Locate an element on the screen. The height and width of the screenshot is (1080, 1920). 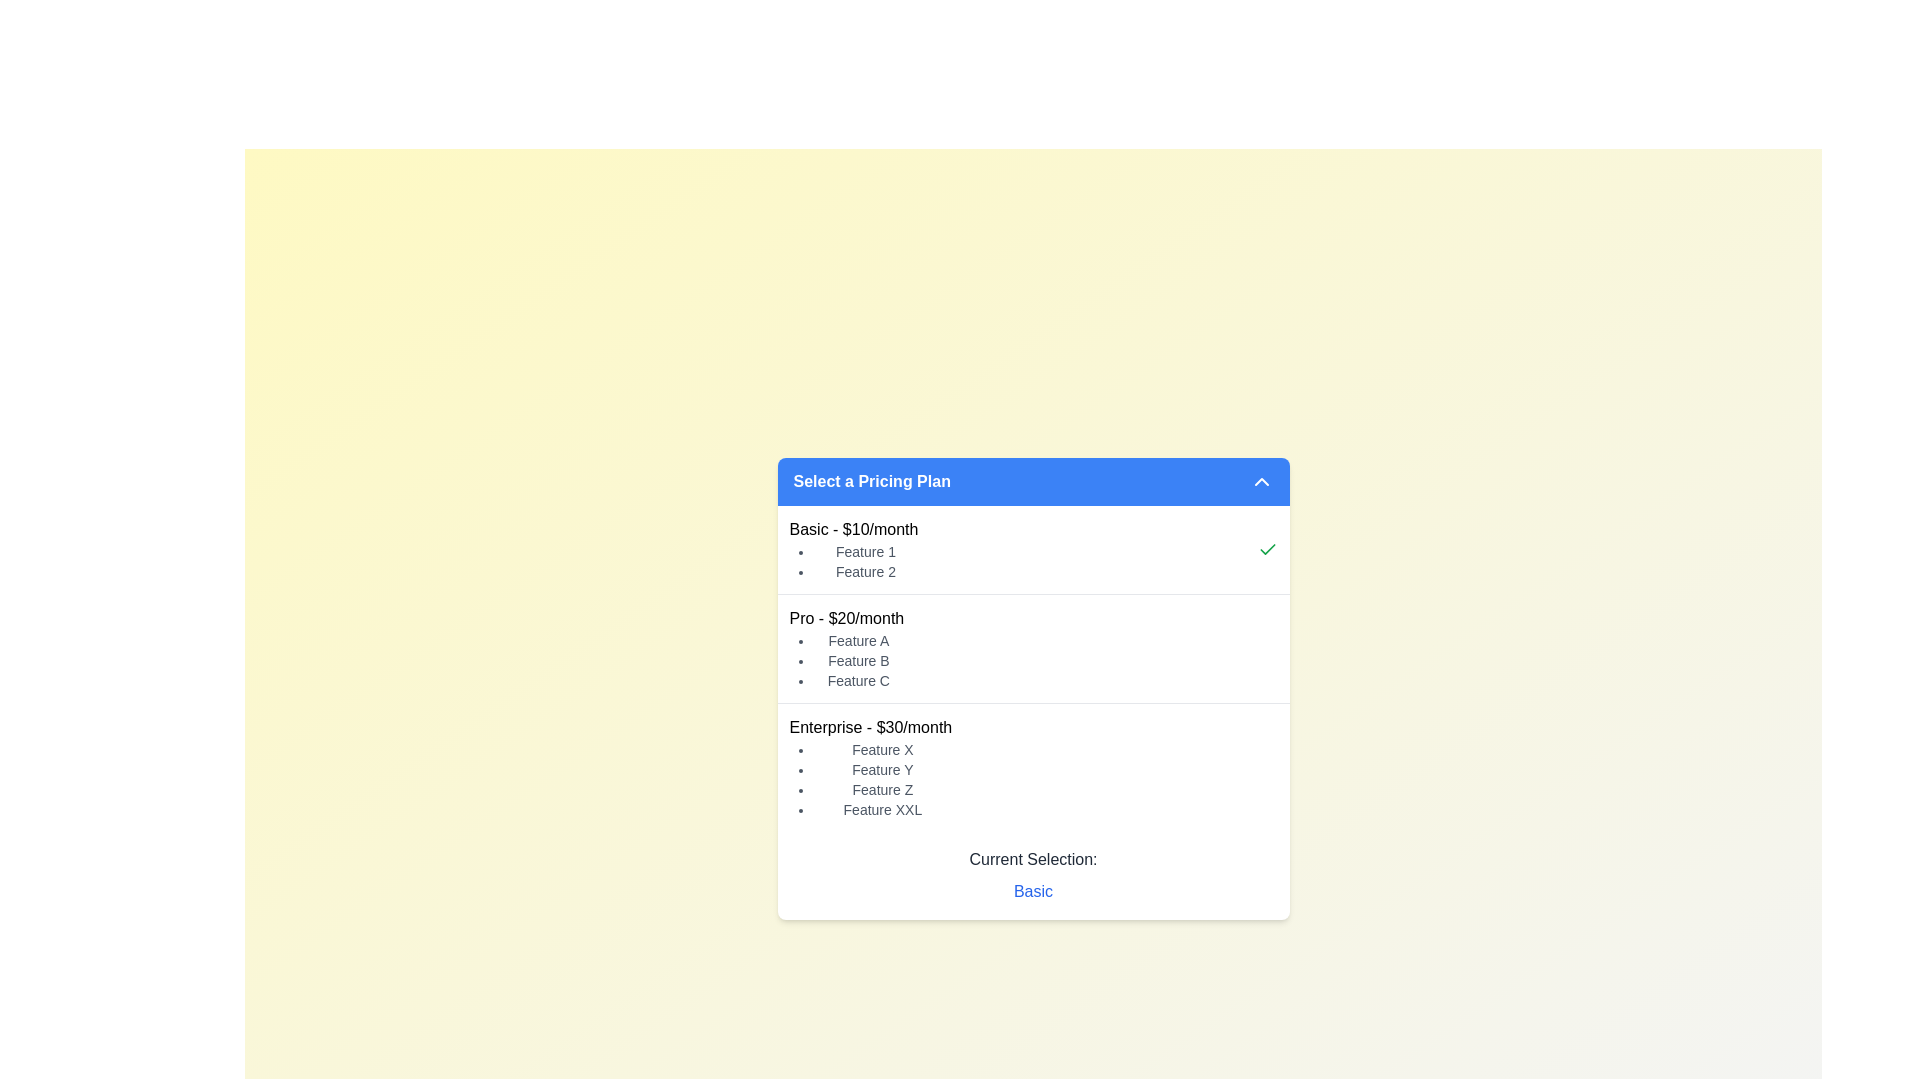
the bold text label displaying 'Select a Pricing Plan' within the blue background section of the dropdown interface is located at coordinates (872, 482).